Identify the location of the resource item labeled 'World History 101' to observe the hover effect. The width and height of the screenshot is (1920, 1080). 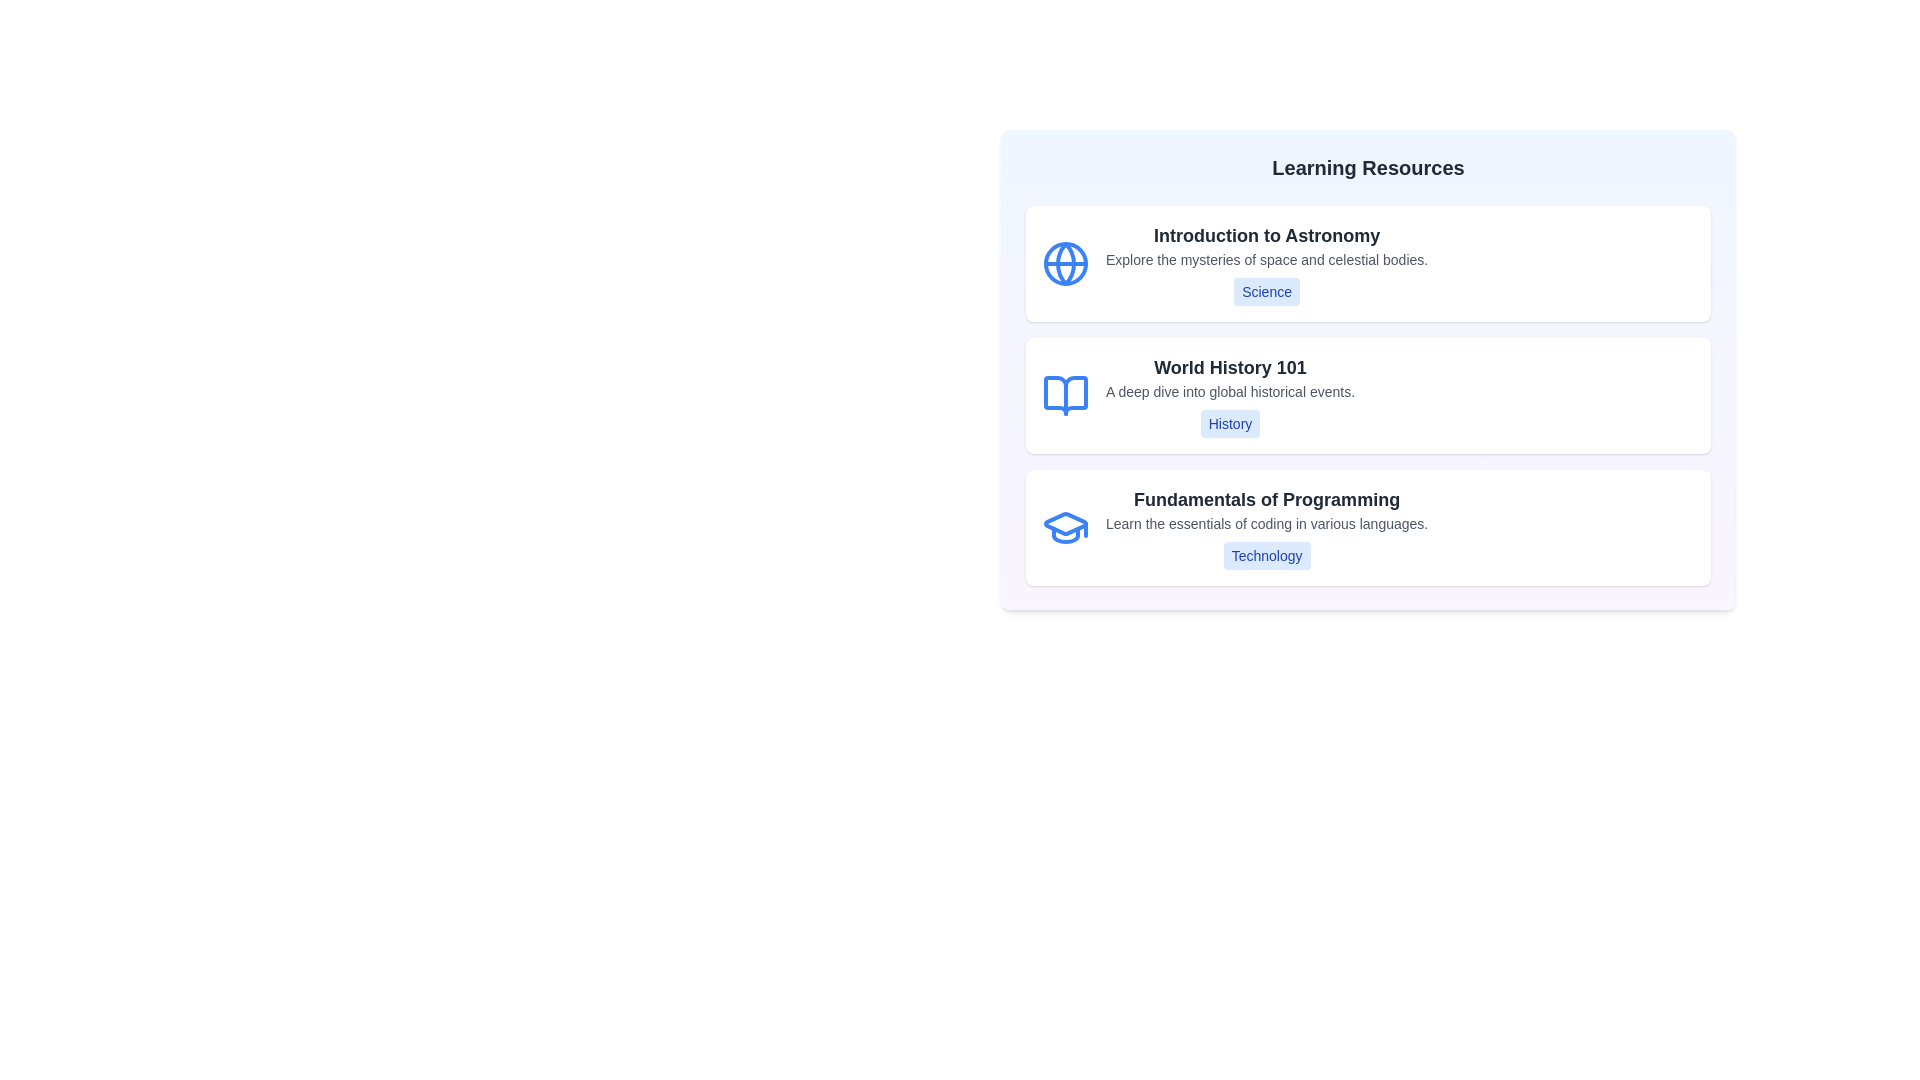
(1367, 396).